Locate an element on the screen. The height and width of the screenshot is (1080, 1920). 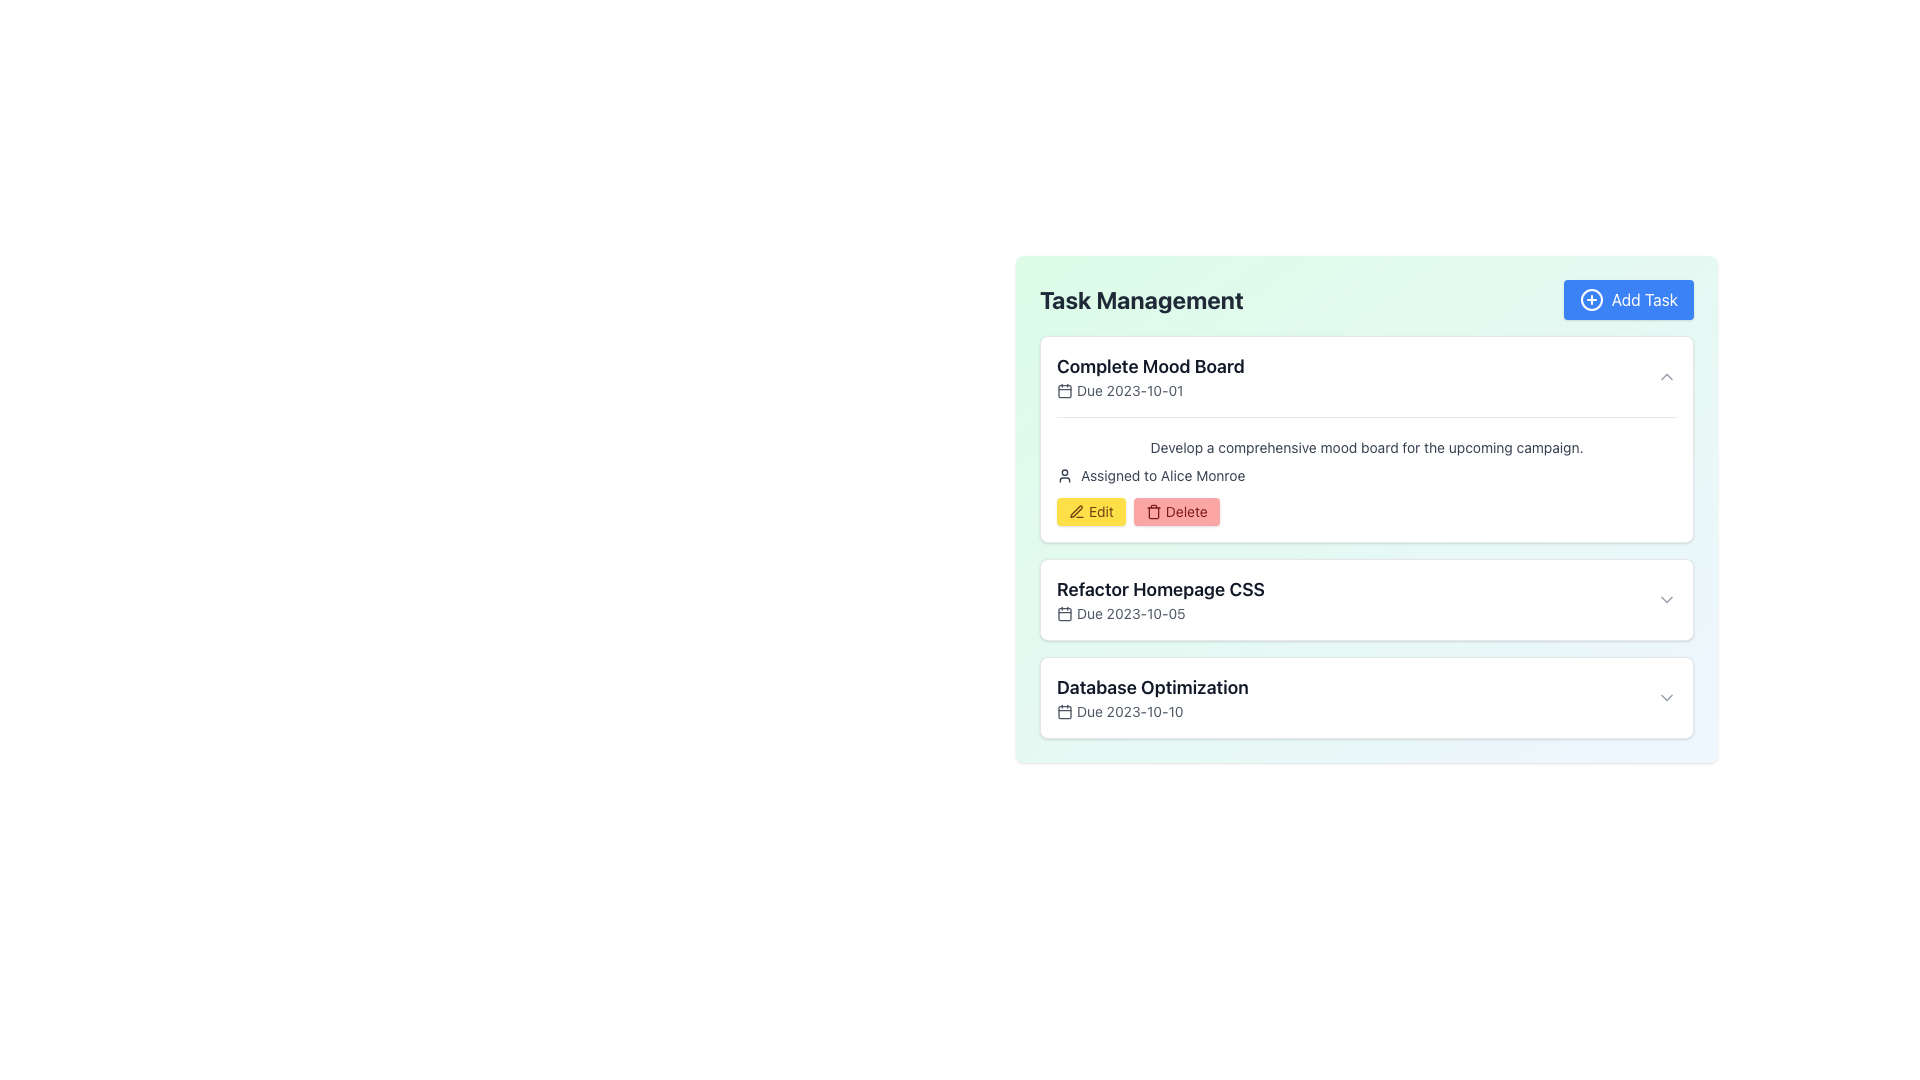
the due date text element with an accompanying icon located within the 'Refactor Homepage CSS' task card, positioned below the task title is located at coordinates (1161, 612).